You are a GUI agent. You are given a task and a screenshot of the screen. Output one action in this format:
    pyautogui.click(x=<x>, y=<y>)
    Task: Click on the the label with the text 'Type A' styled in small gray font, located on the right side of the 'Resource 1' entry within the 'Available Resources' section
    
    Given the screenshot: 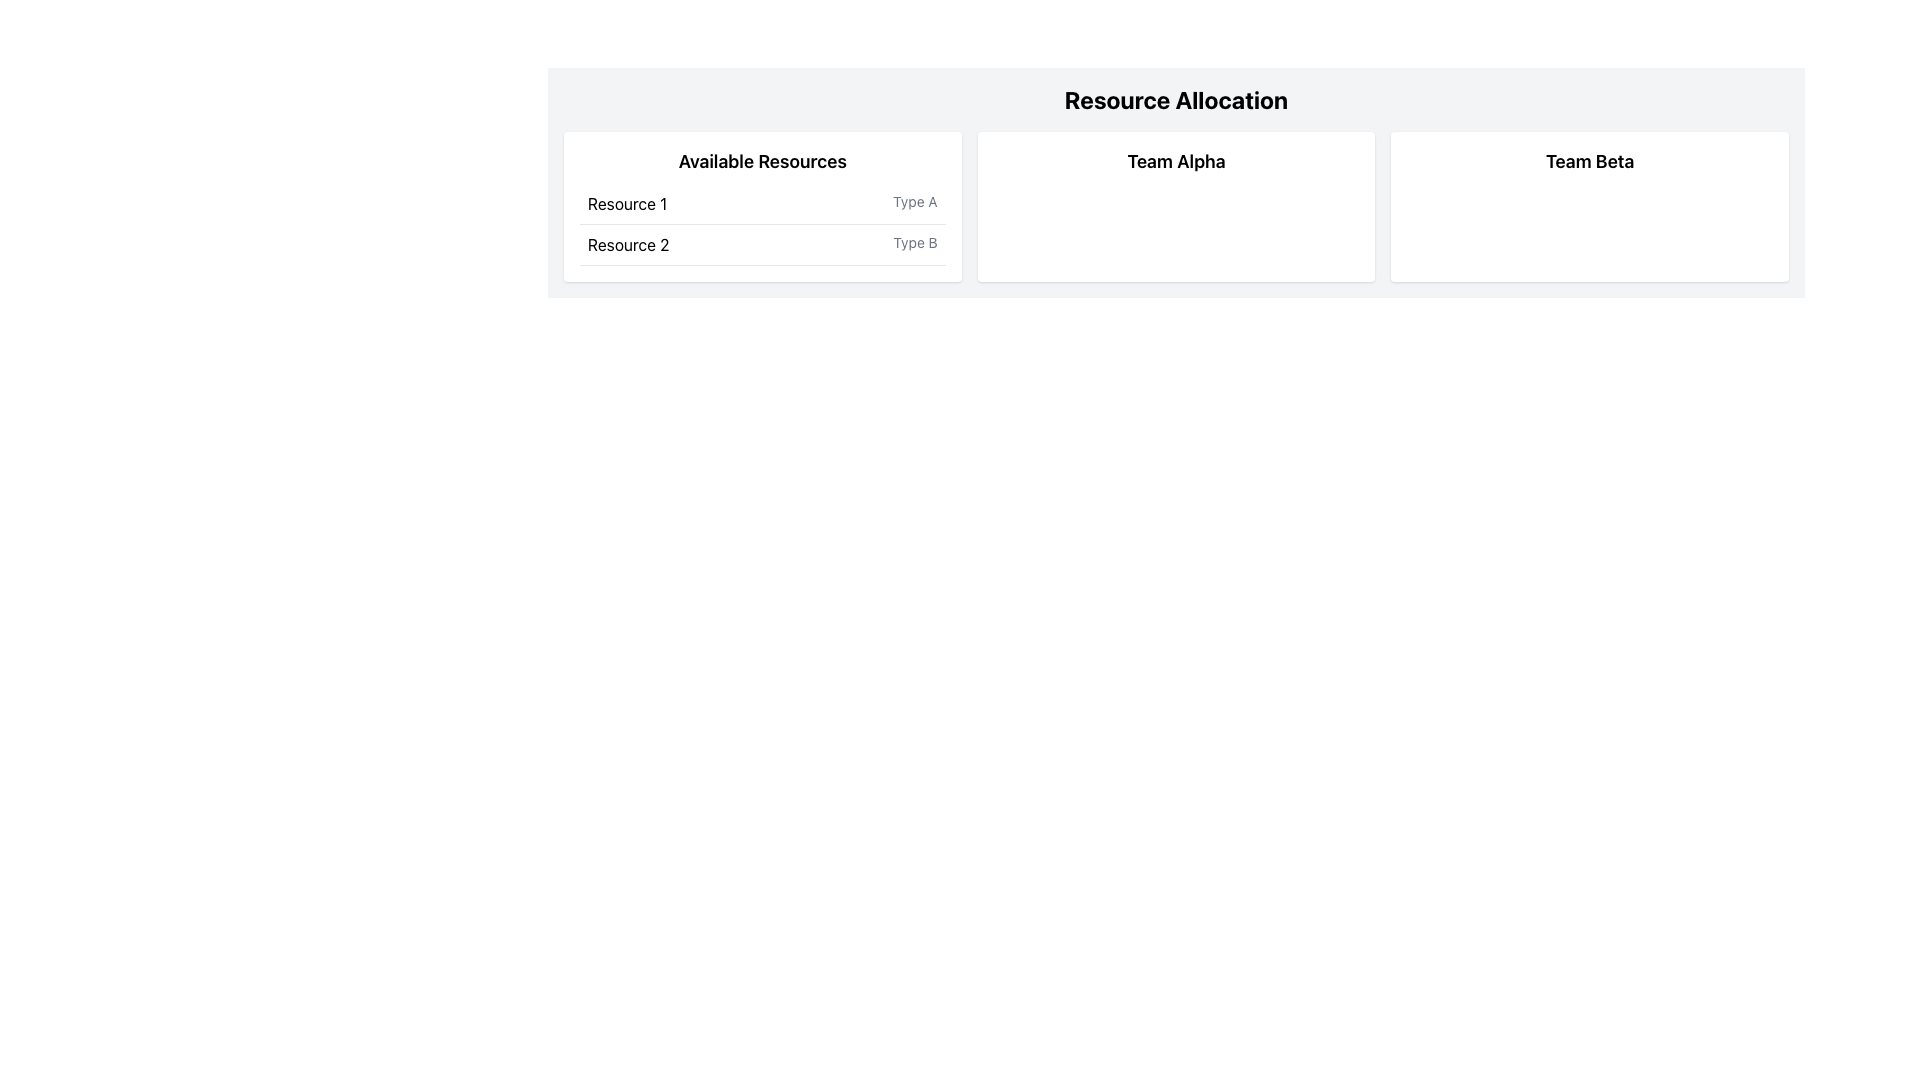 What is the action you would take?
    pyautogui.click(x=914, y=204)
    